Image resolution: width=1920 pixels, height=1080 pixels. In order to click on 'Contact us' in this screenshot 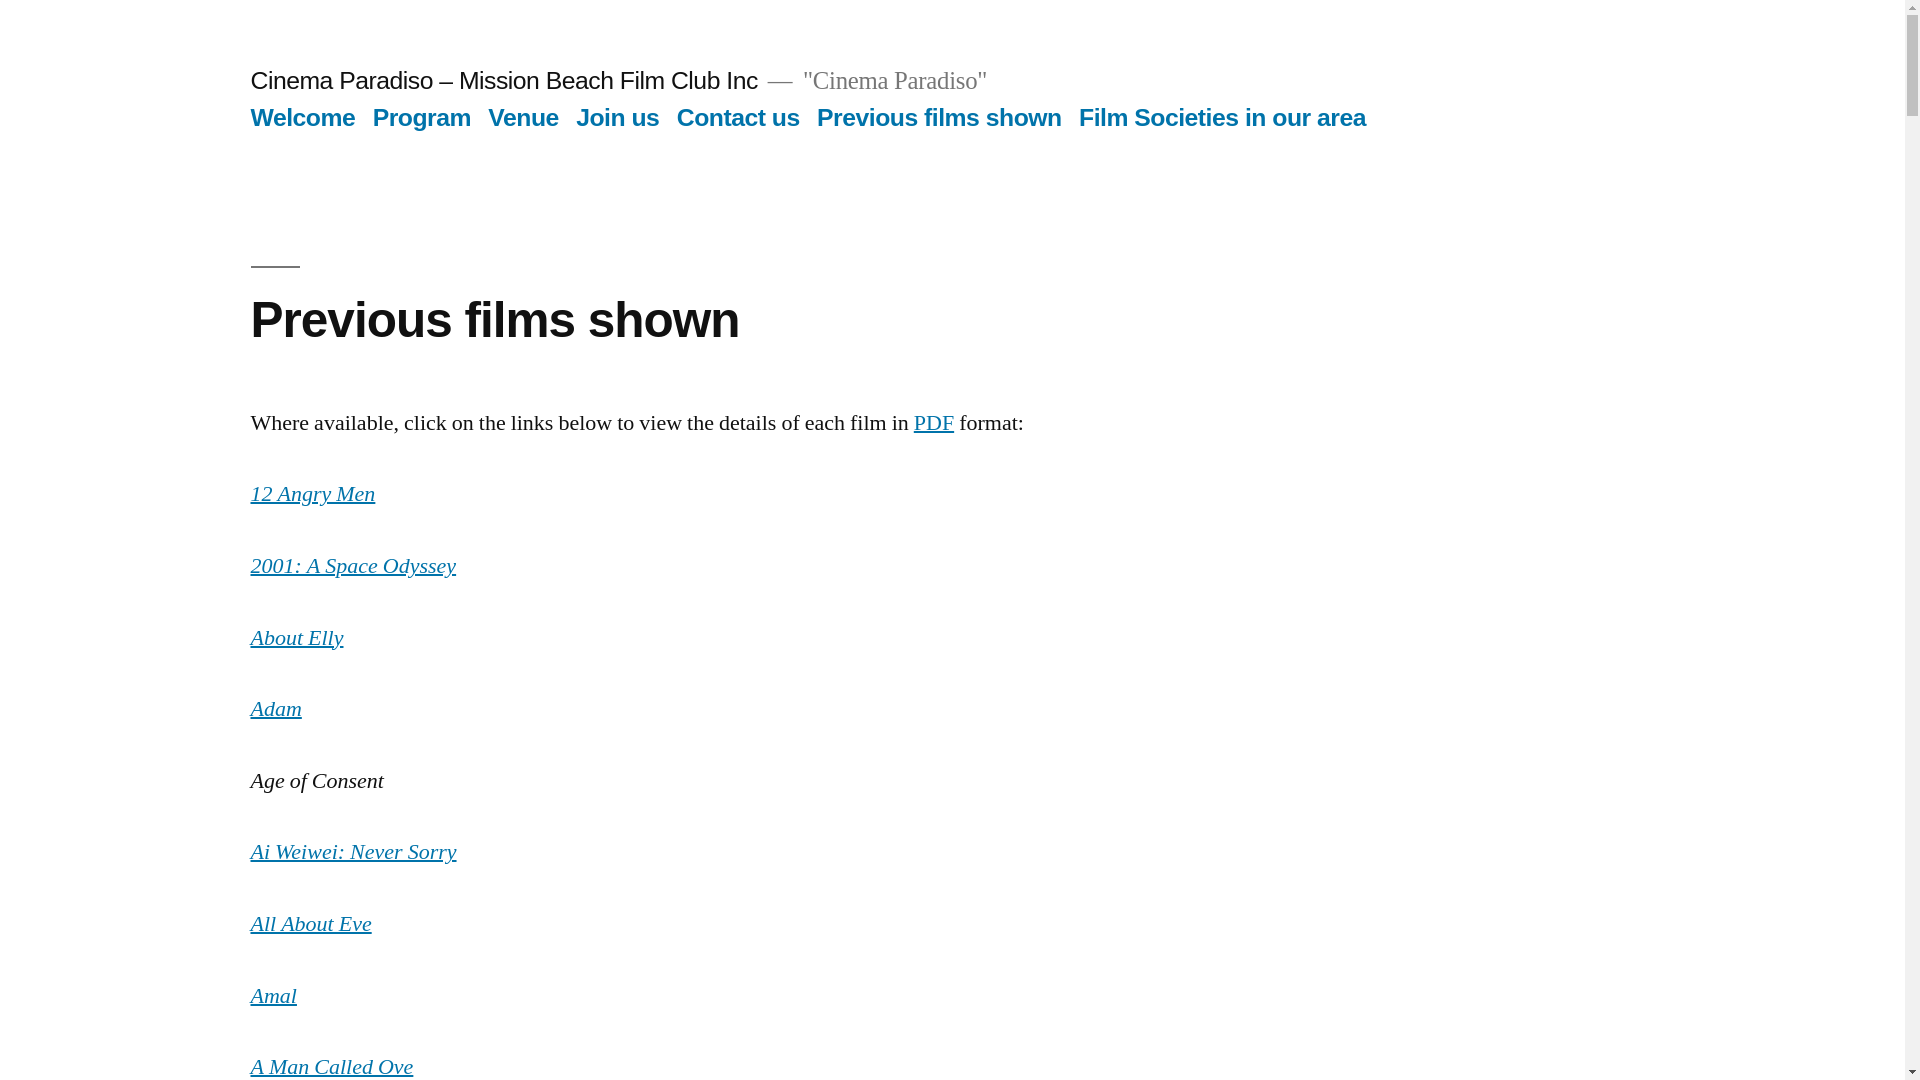, I will do `click(737, 117)`.